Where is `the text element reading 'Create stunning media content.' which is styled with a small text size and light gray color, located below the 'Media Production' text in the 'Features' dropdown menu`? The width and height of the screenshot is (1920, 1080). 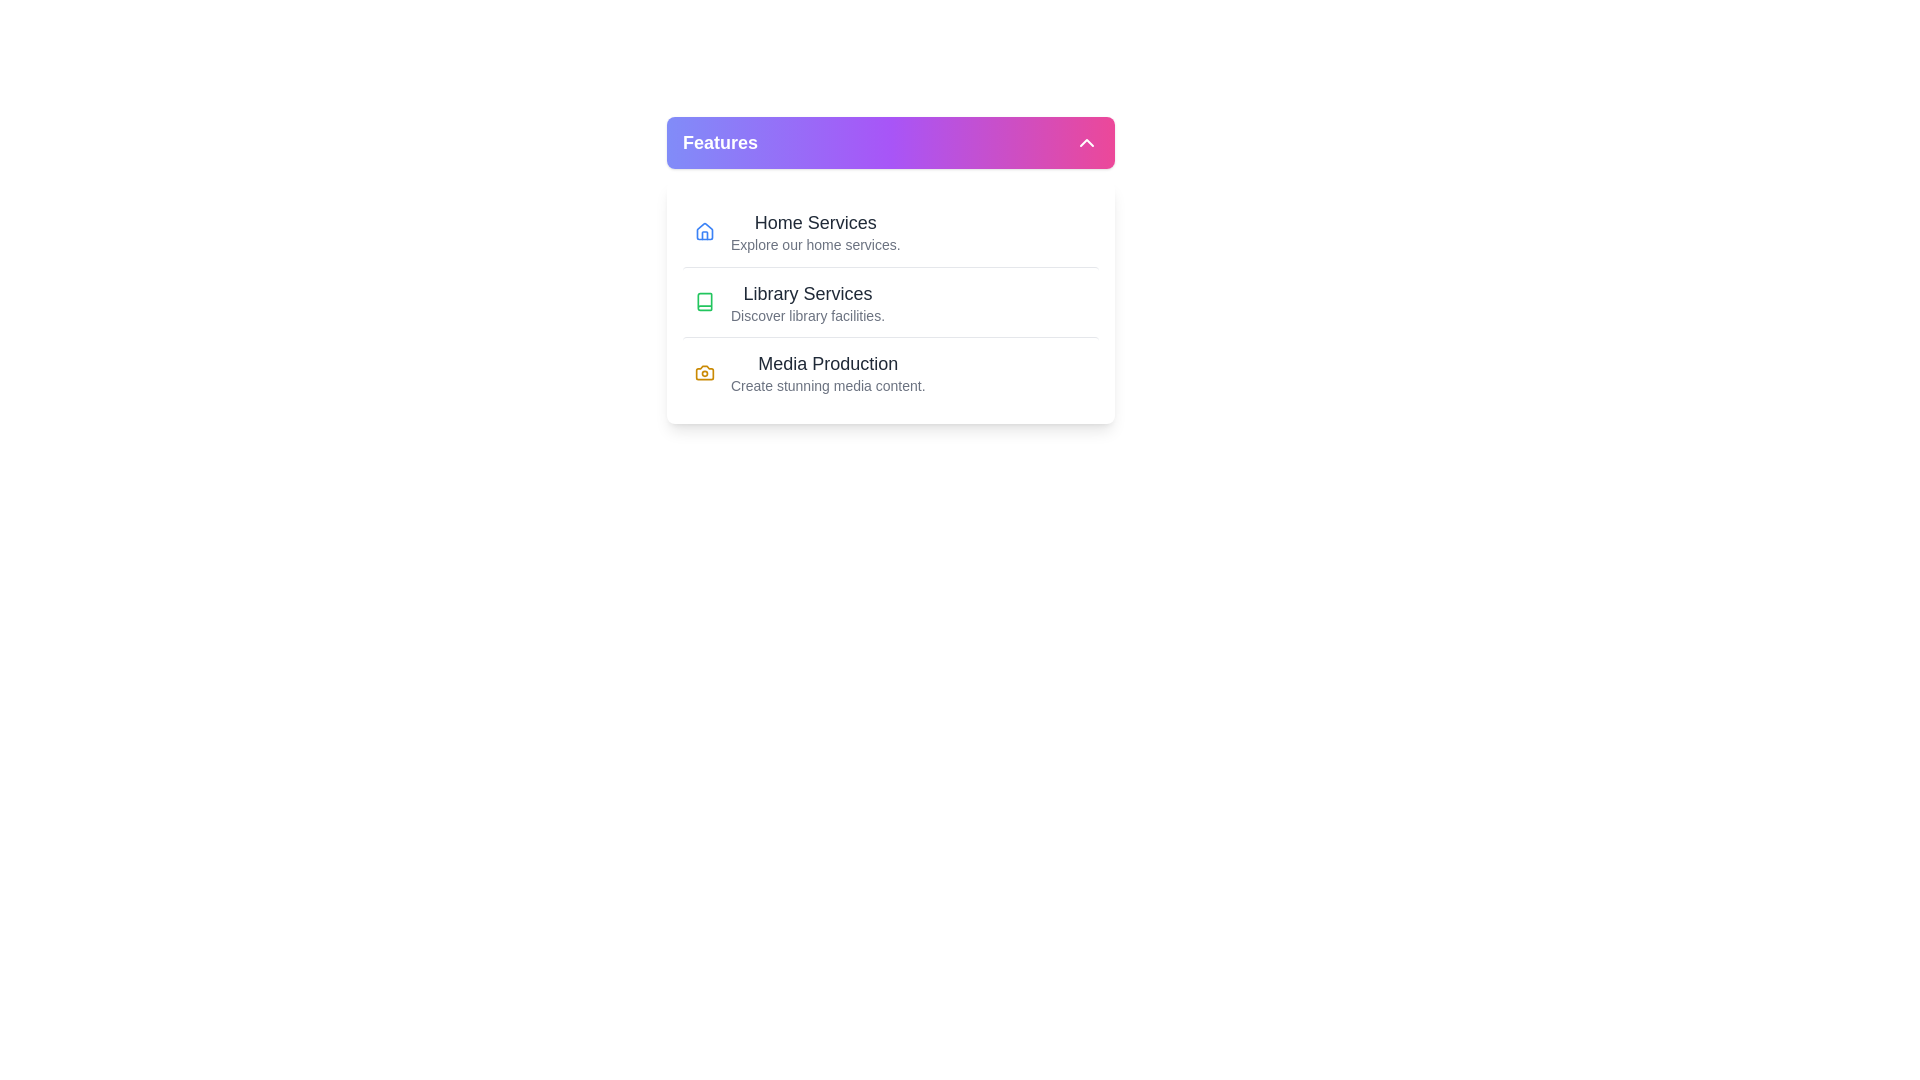 the text element reading 'Create stunning media content.' which is styled with a small text size and light gray color, located below the 'Media Production' text in the 'Features' dropdown menu is located at coordinates (828, 386).